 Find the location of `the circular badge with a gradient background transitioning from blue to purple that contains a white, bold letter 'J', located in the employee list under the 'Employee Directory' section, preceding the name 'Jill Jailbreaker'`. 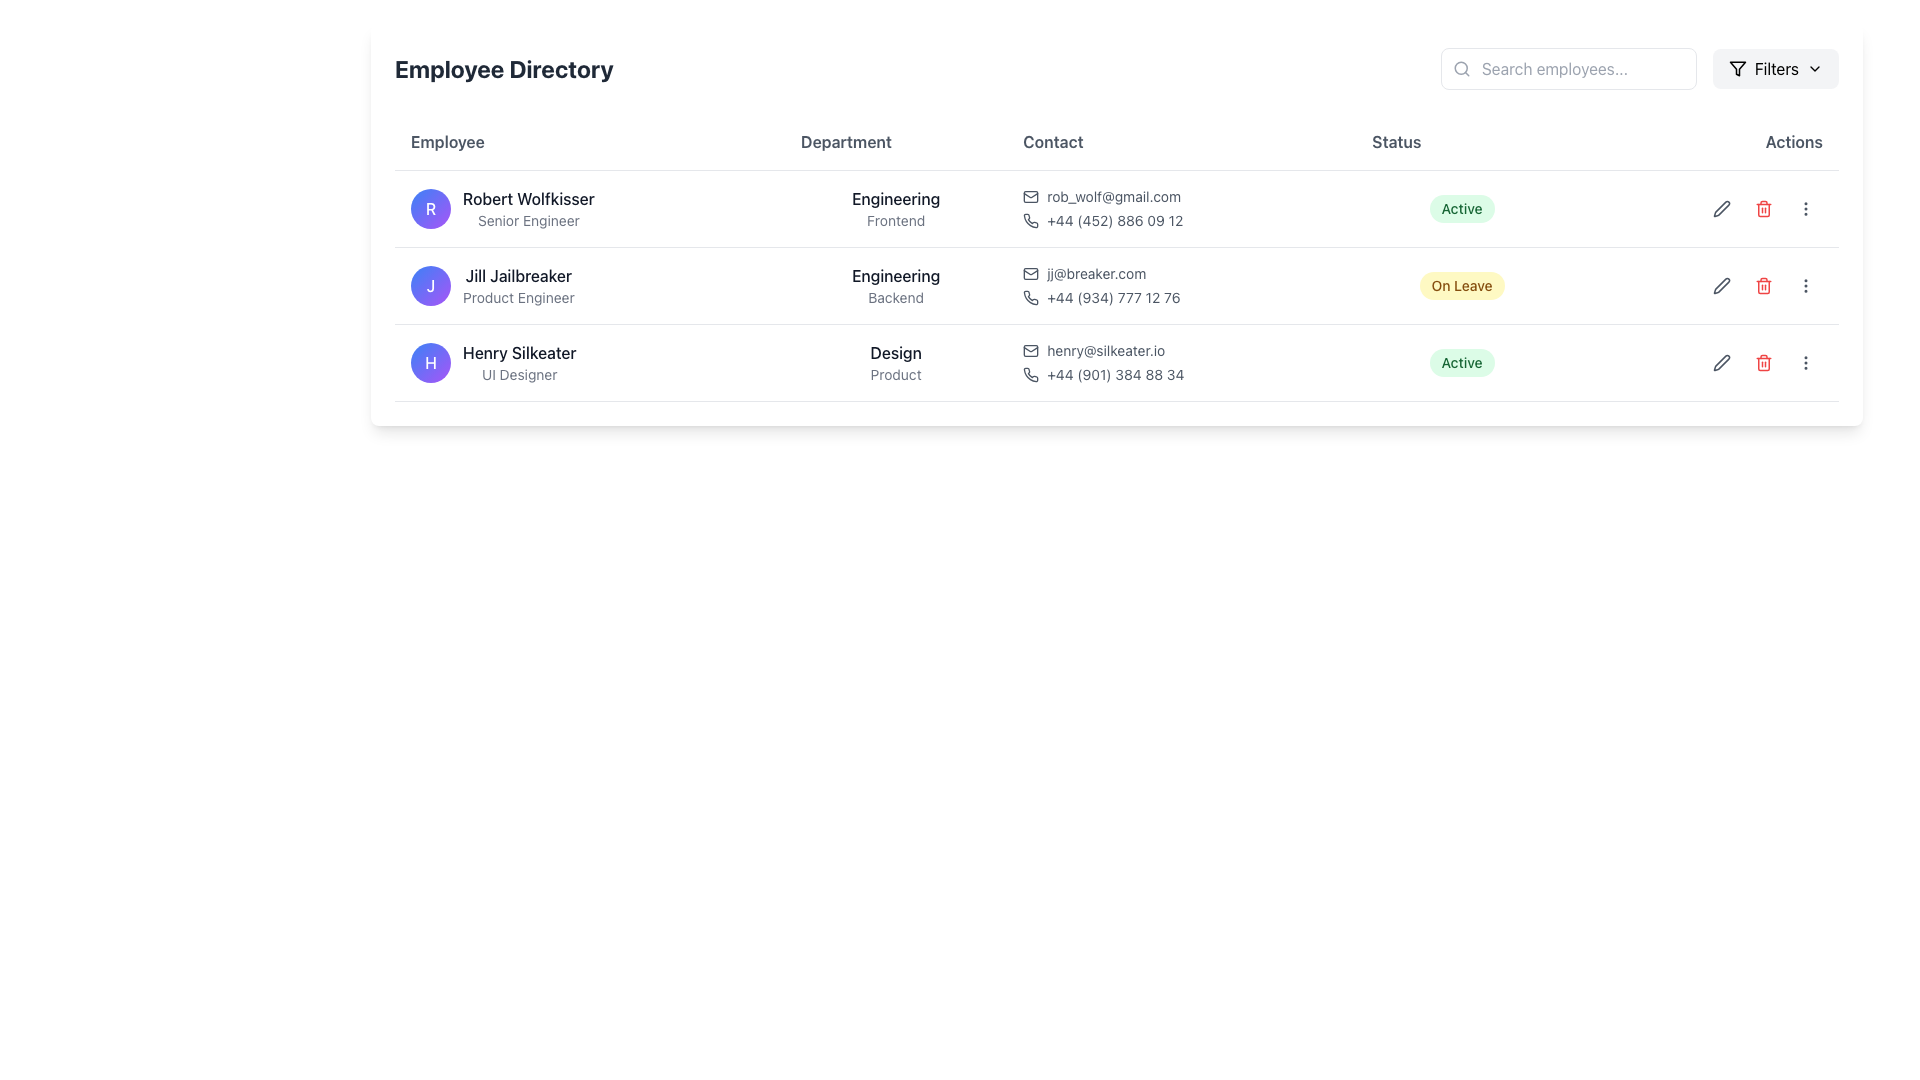

the circular badge with a gradient background transitioning from blue to purple that contains a white, bold letter 'J', located in the employee list under the 'Employee Directory' section, preceding the name 'Jill Jailbreaker' is located at coordinates (430, 285).